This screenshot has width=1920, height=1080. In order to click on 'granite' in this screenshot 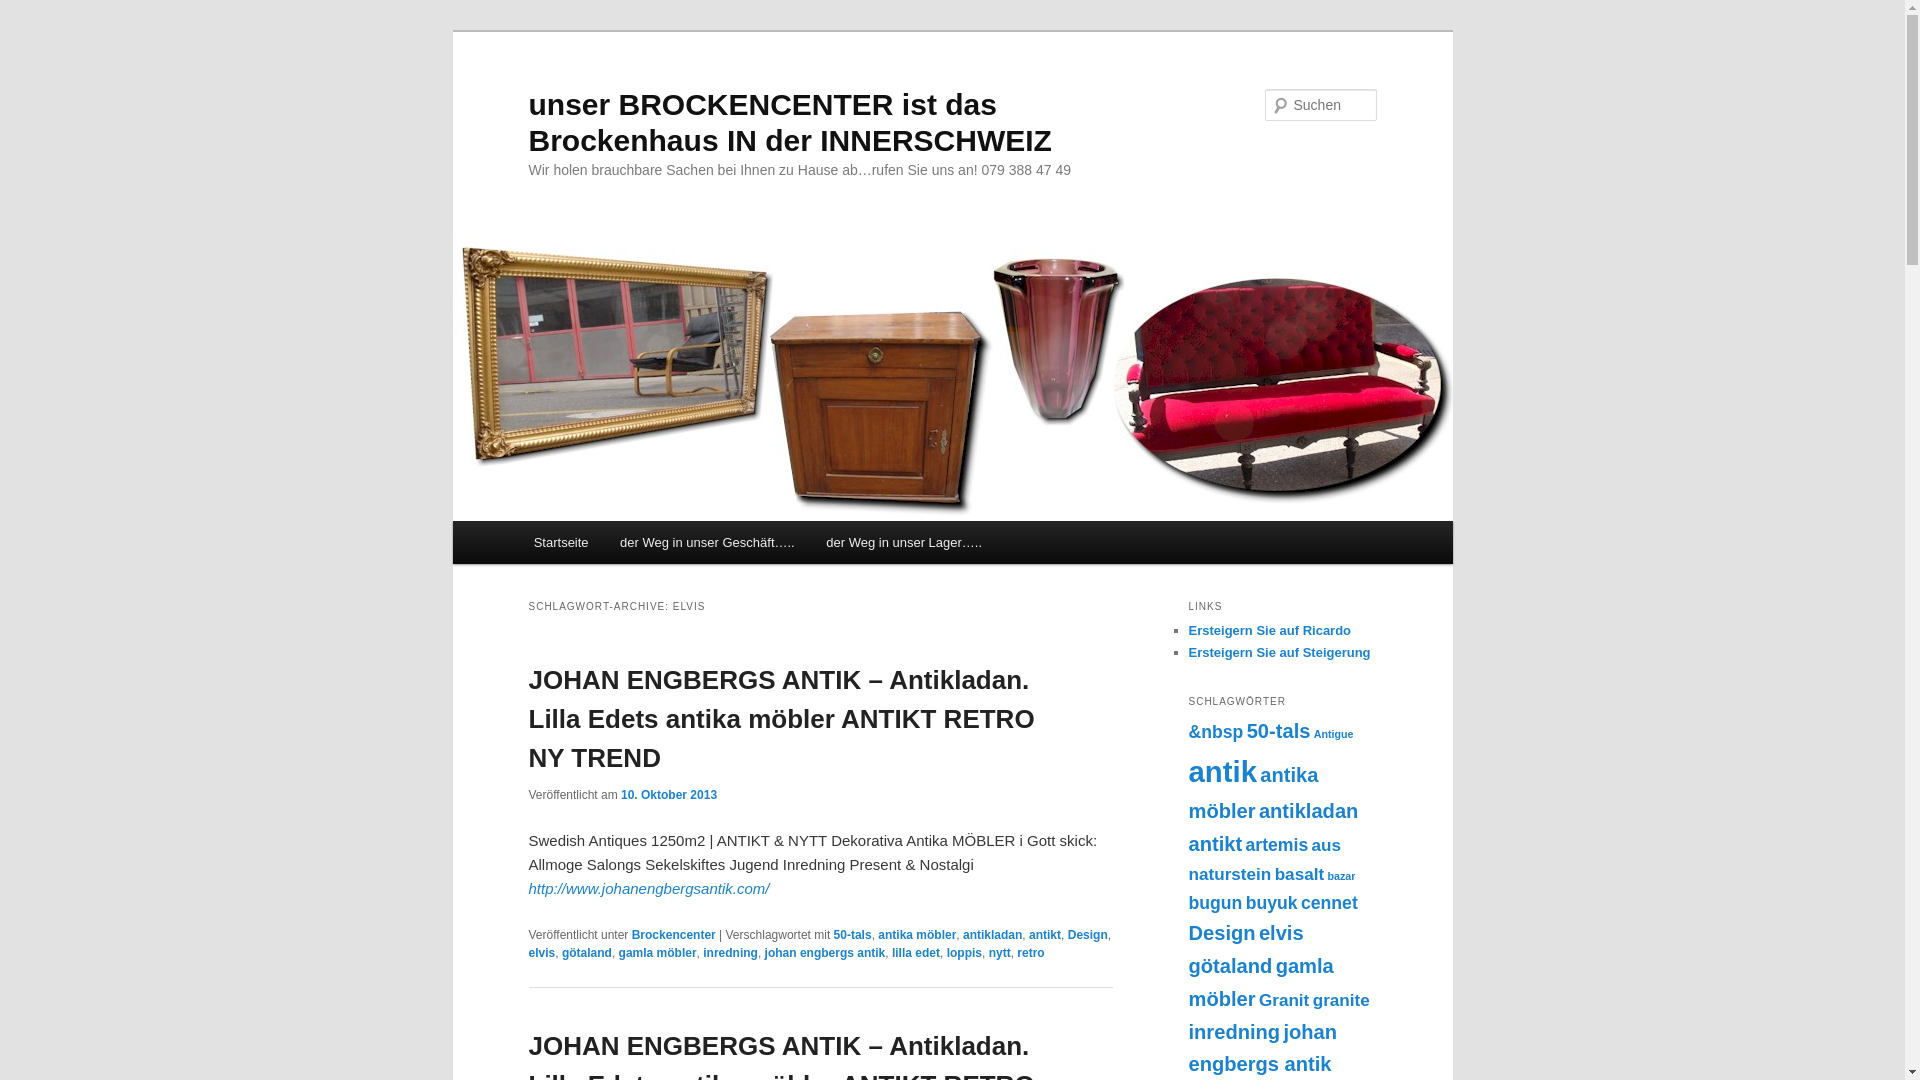, I will do `click(1341, 999)`.